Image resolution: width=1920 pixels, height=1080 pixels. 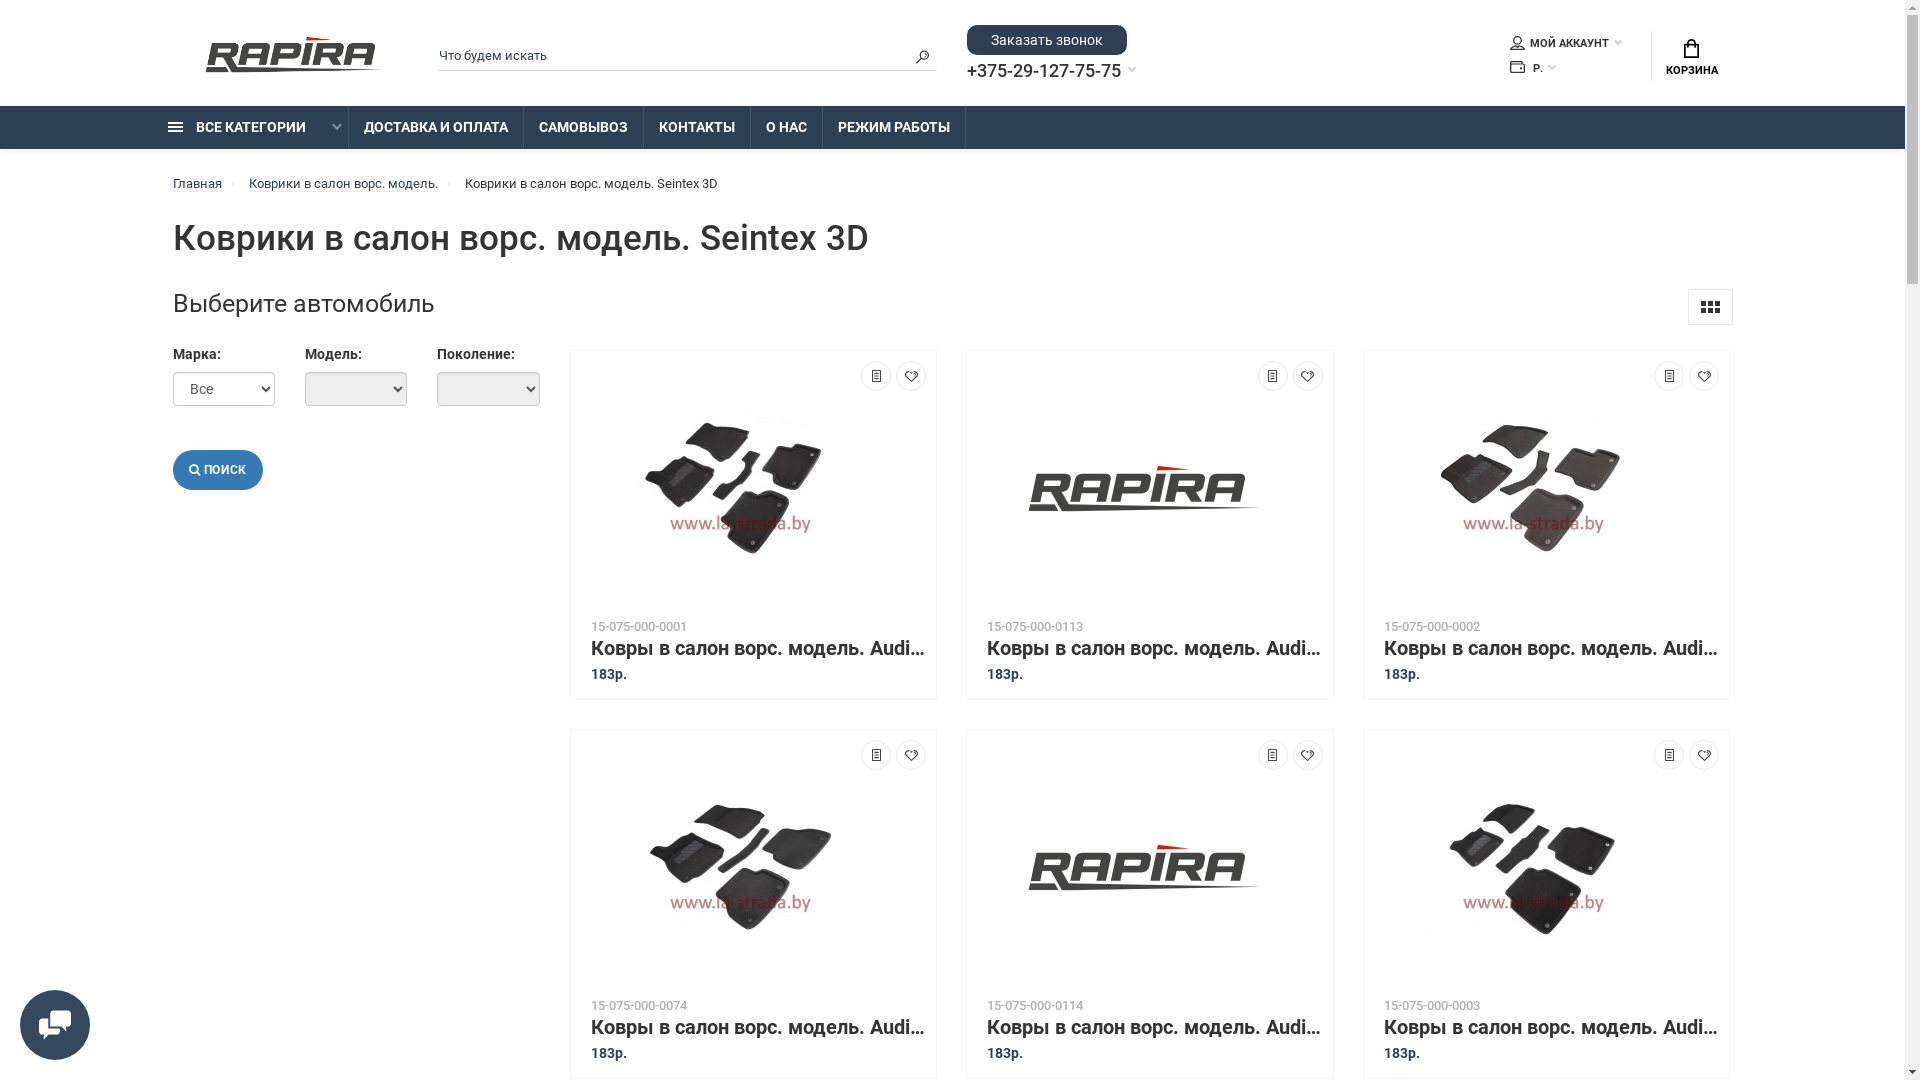 I want to click on '+375-29-127-75-75', so click(x=966, y=69).